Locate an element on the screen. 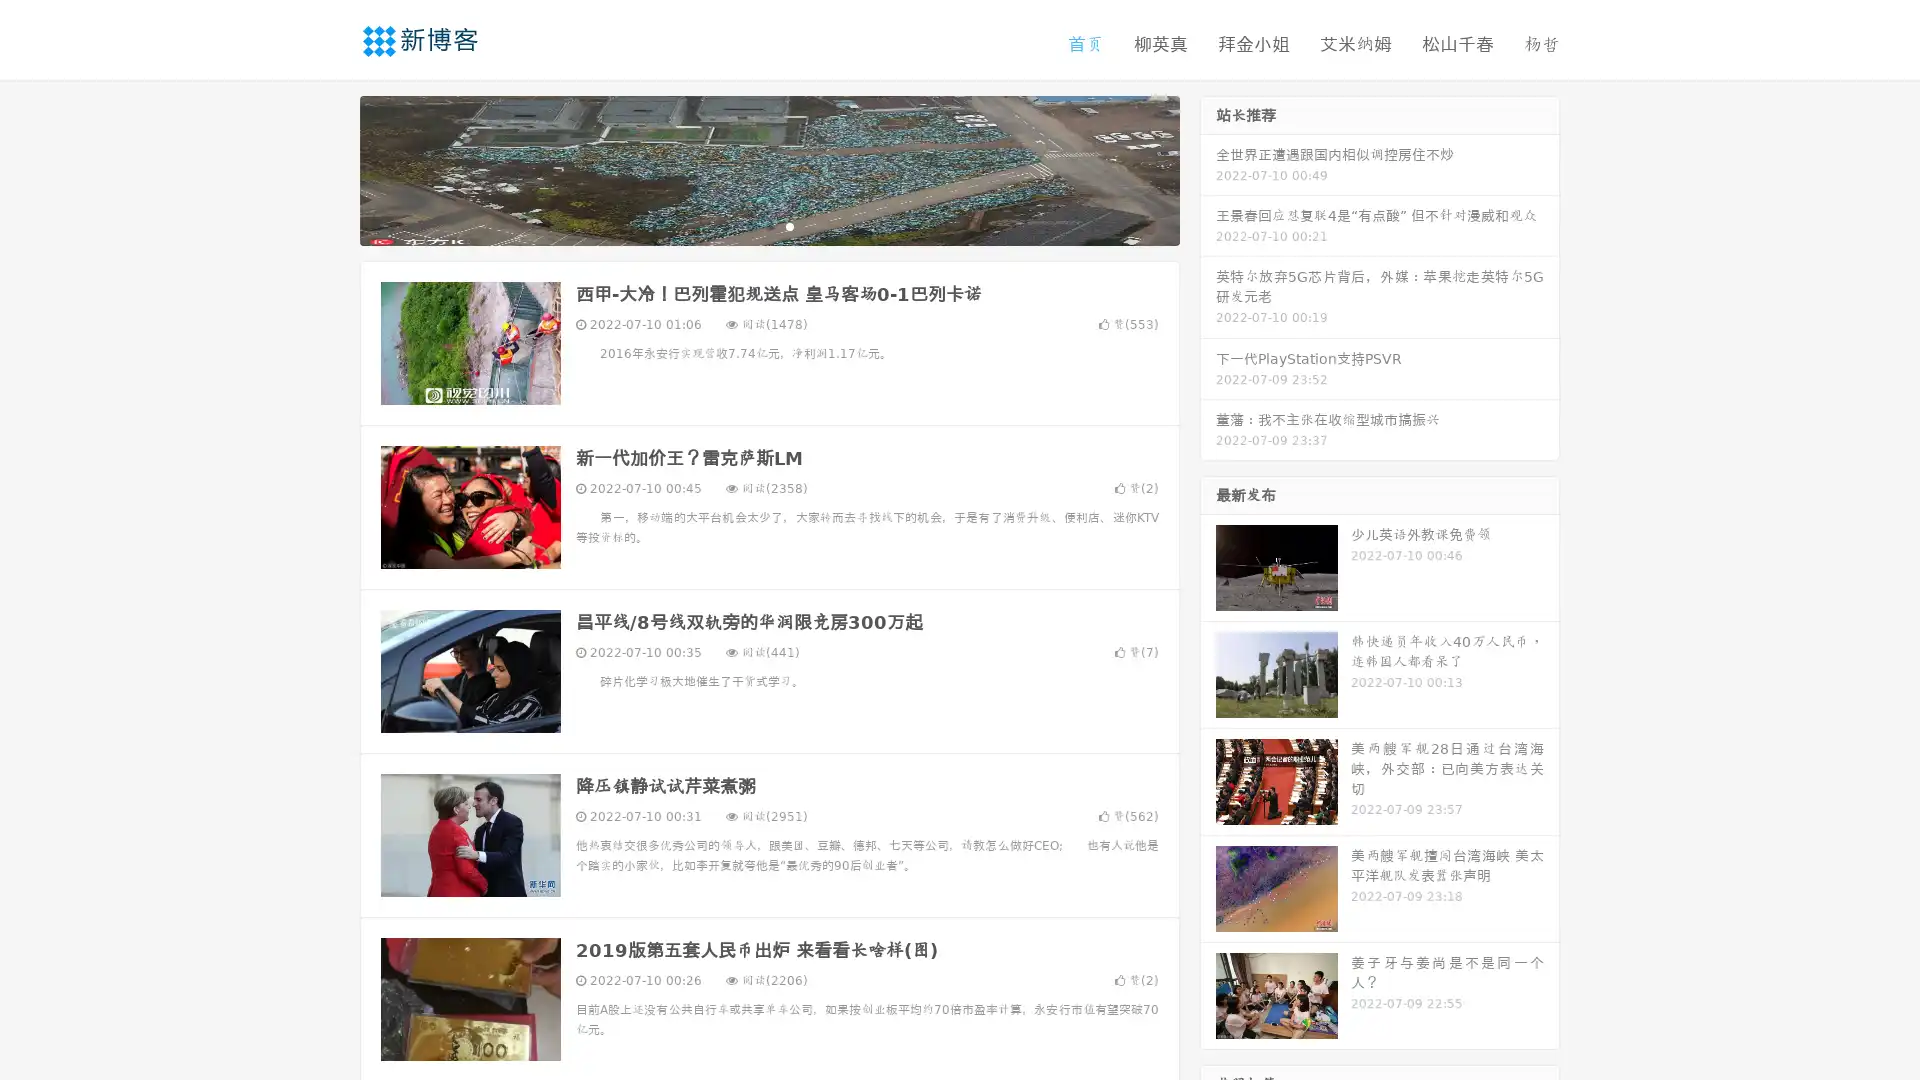  Next slide is located at coordinates (1208, 168).